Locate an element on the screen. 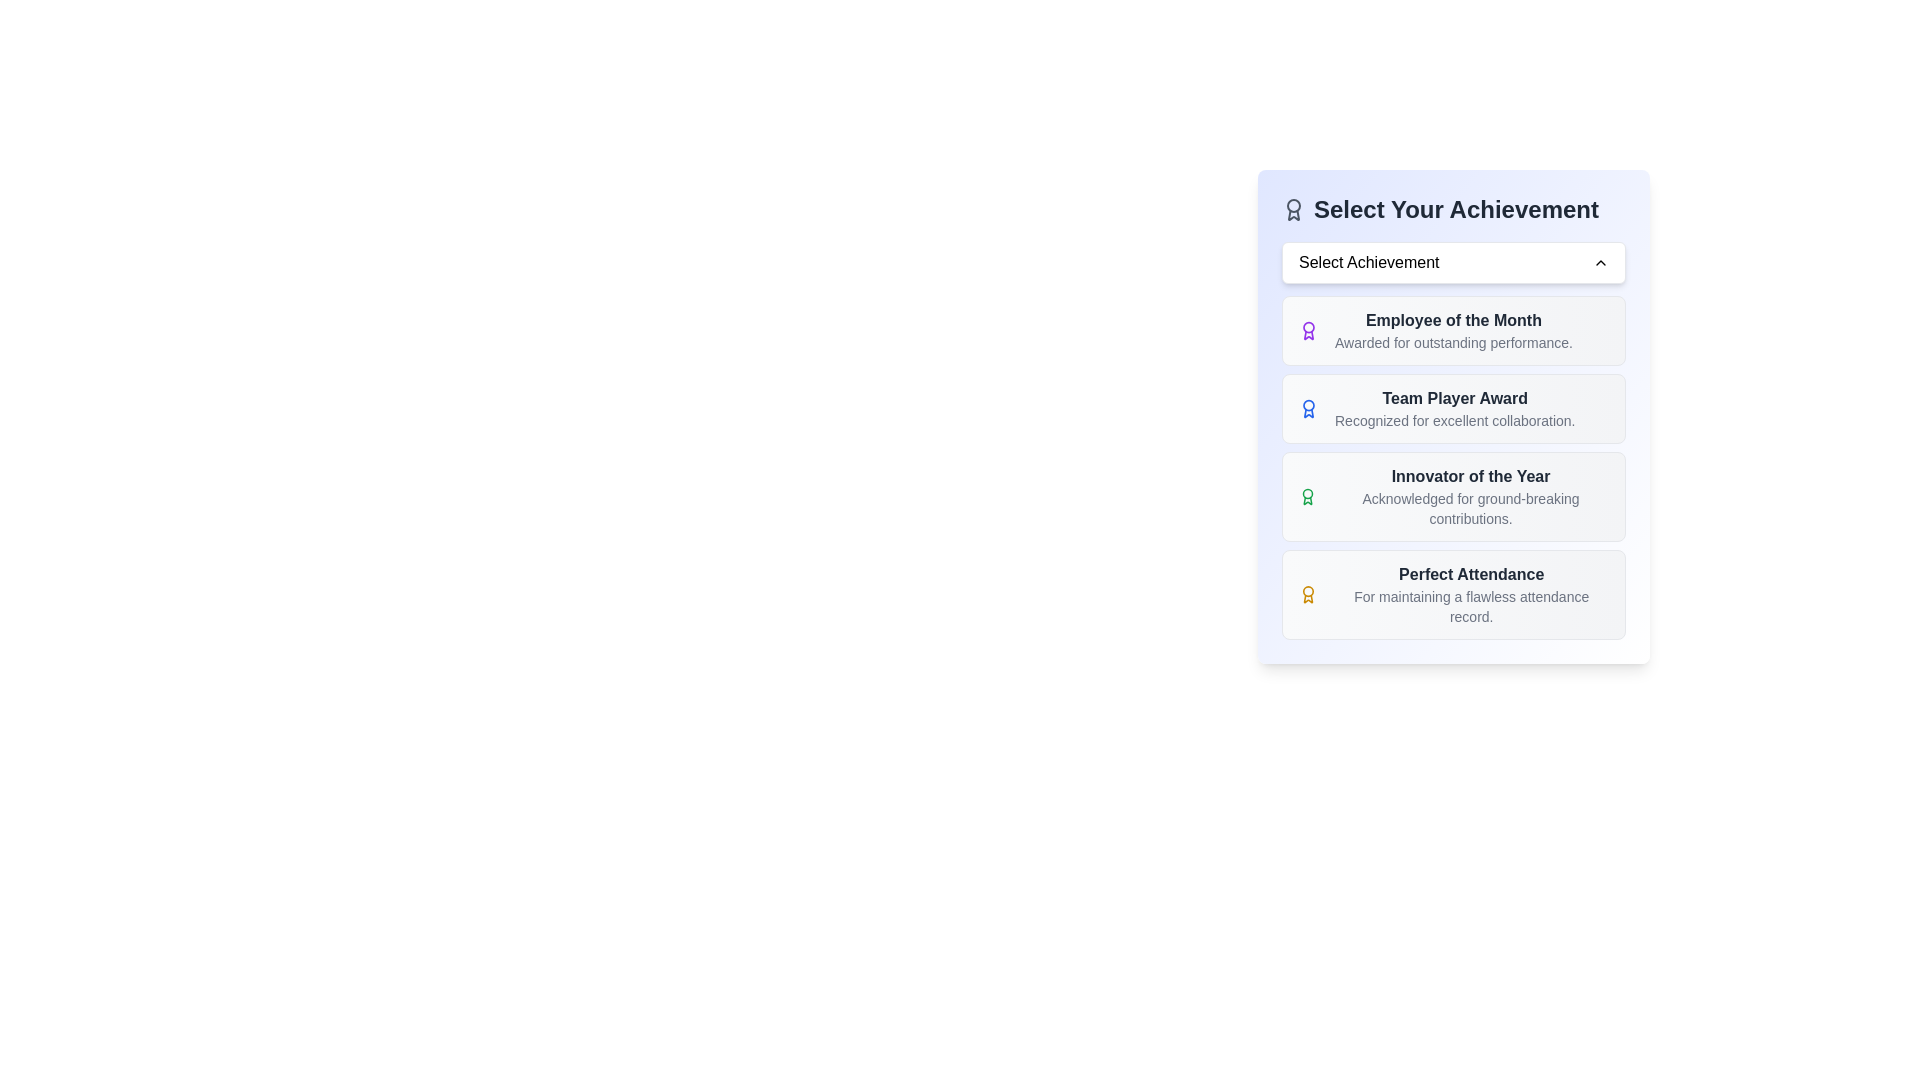  the decorative ribbon or badge icon located within the award icon graphic near the 'Select Your Achievement' title is located at coordinates (1294, 215).